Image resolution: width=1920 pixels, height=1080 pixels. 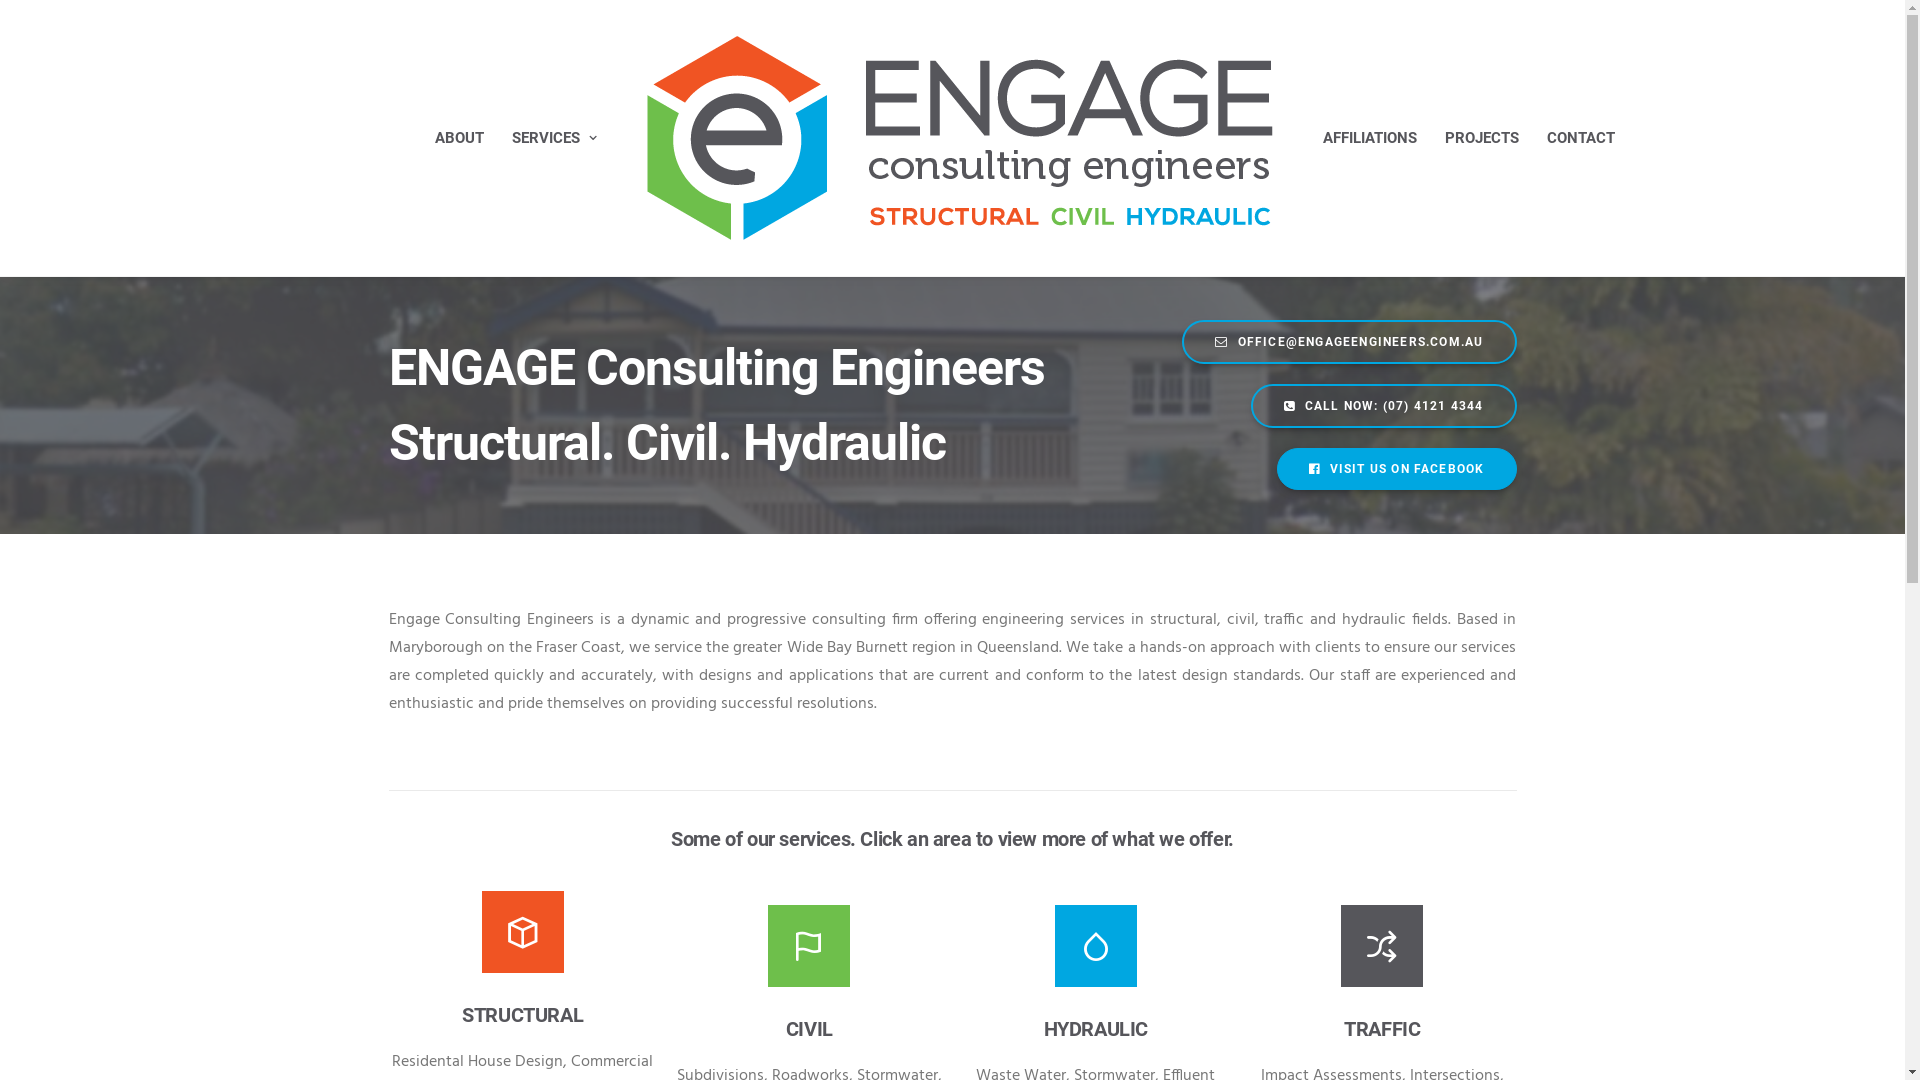 What do you see at coordinates (809, 945) in the screenshot?
I see `'Civil'` at bounding box center [809, 945].